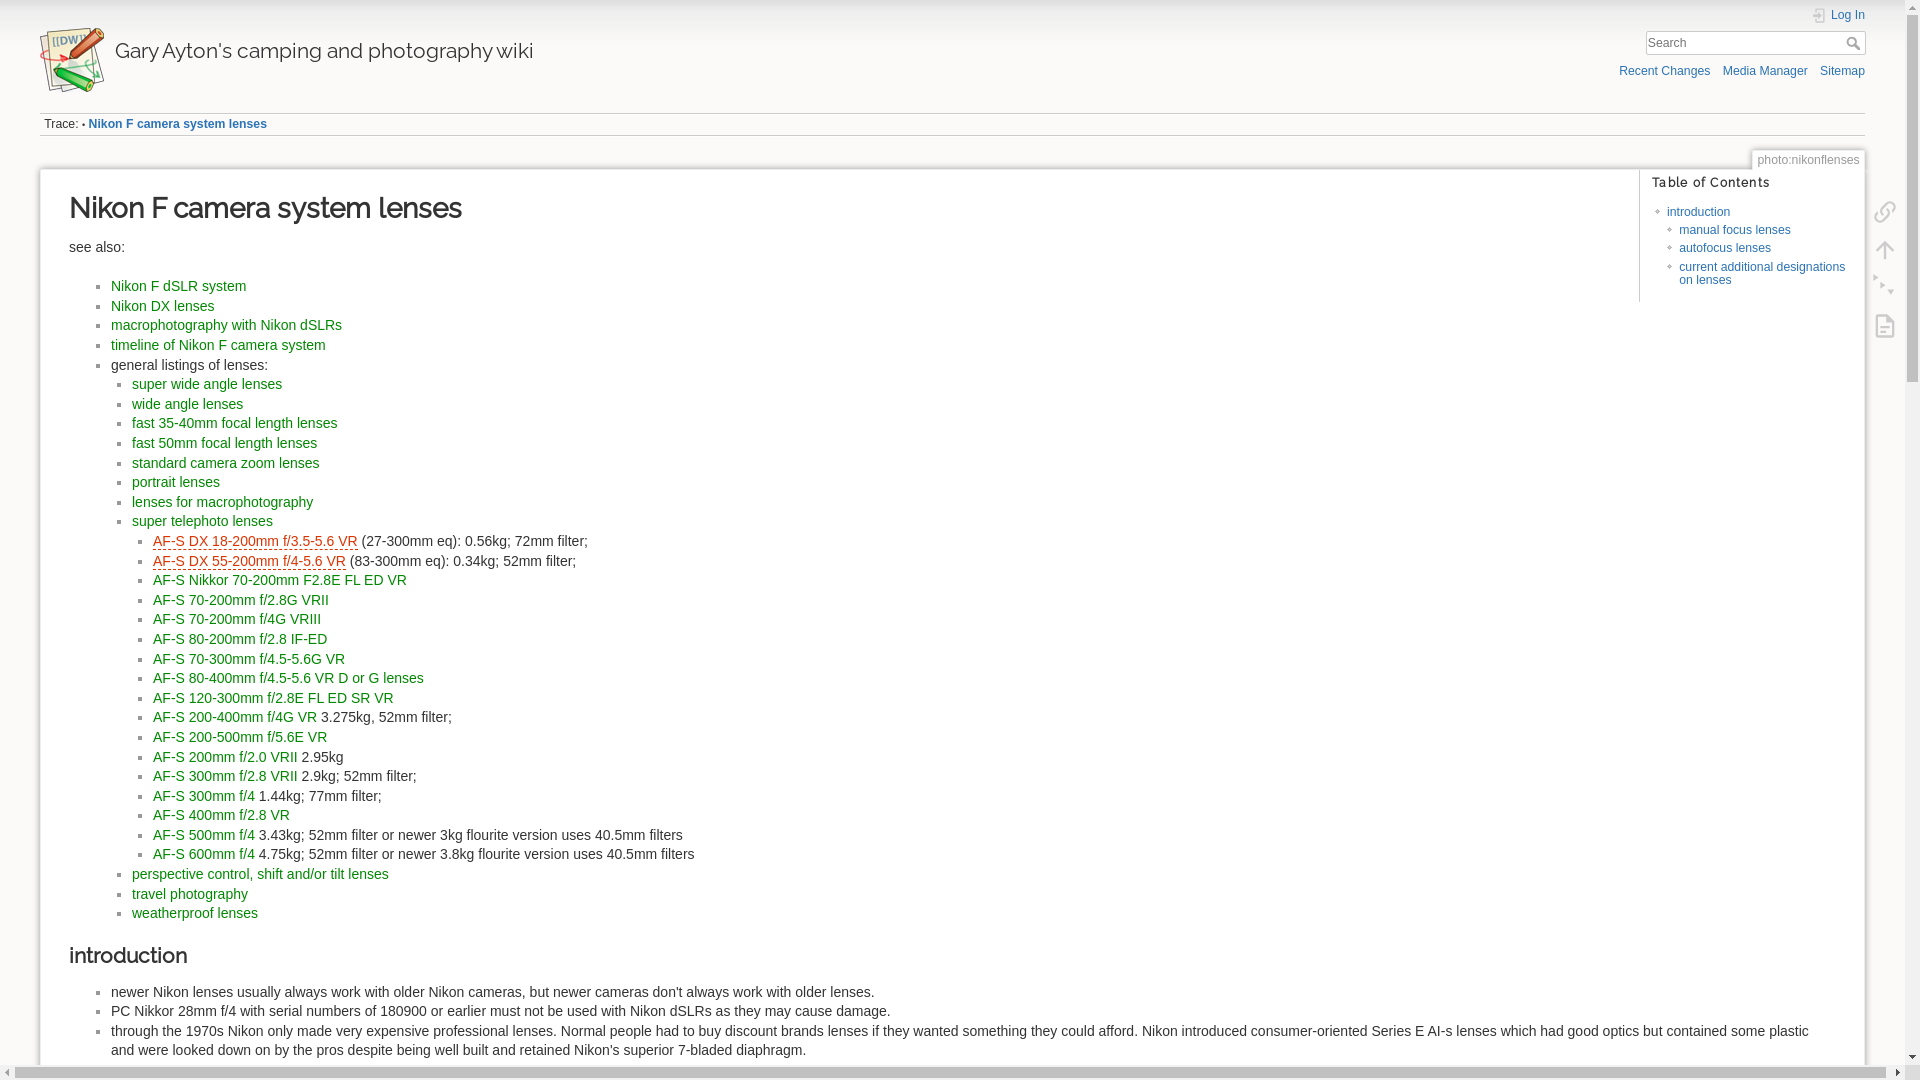 This screenshot has width=1920, height=1080. I want to click on 'Sitemap', so click(1819, 69).